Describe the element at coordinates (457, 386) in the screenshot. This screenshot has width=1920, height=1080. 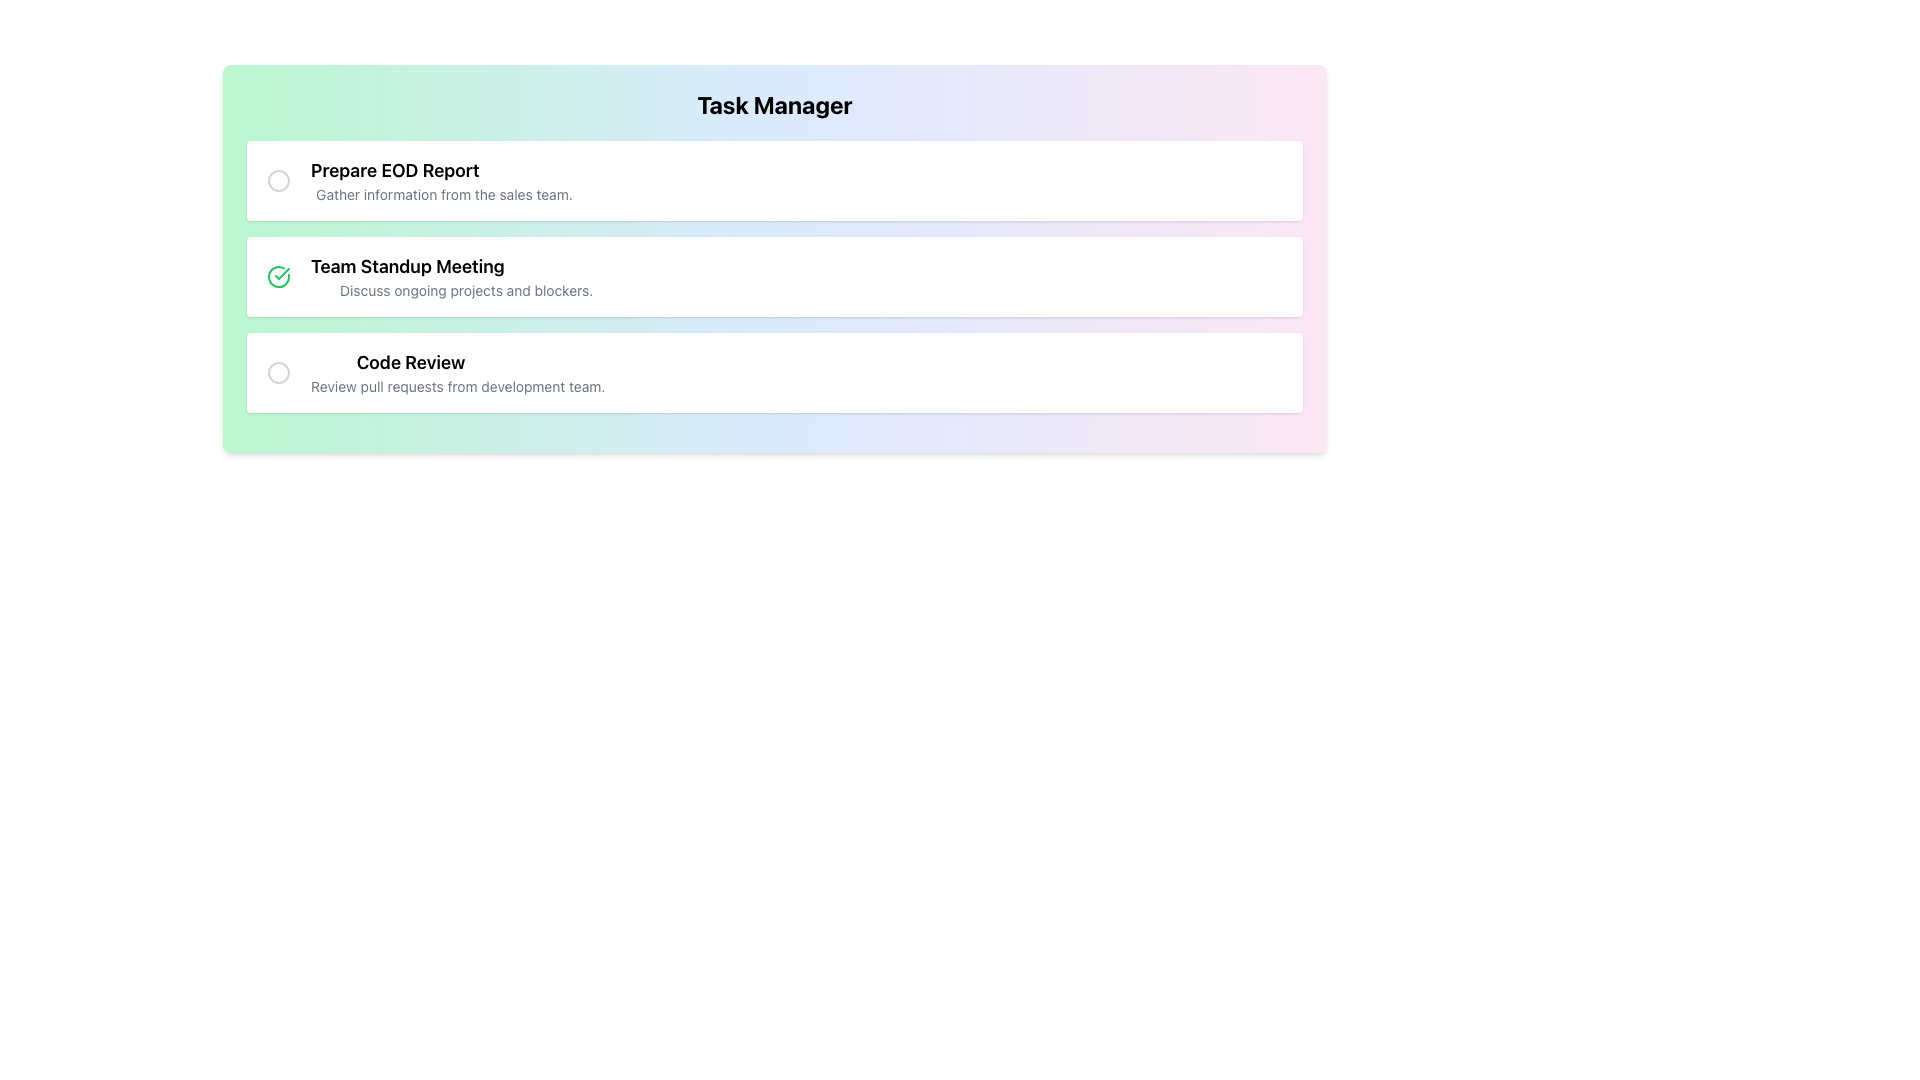
I see `the supplementary text content for the third task titled 'Code Review', which provides additional context or instructions` at that location.